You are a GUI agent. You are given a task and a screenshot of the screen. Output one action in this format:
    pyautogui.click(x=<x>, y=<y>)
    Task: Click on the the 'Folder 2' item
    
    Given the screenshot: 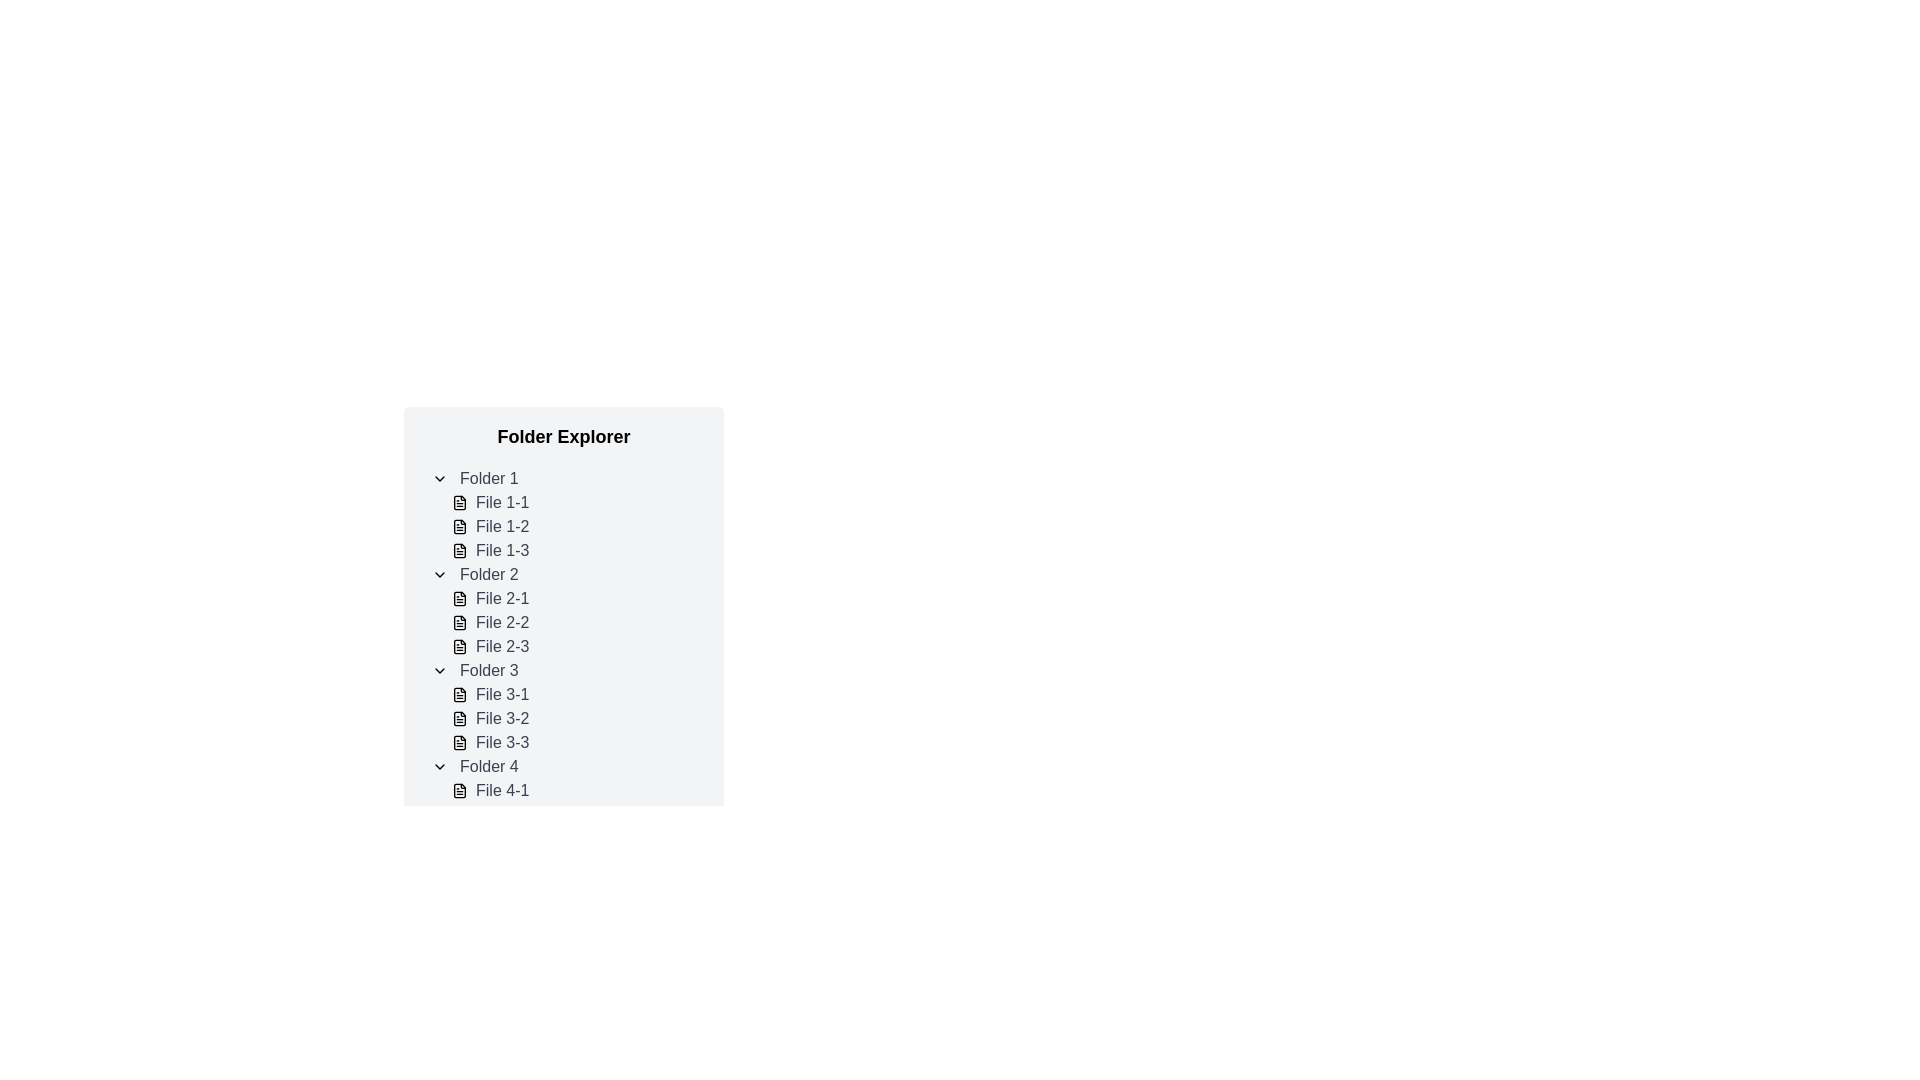 What is the action you would take?
    pyautogui.click(x=566, y=574)
    